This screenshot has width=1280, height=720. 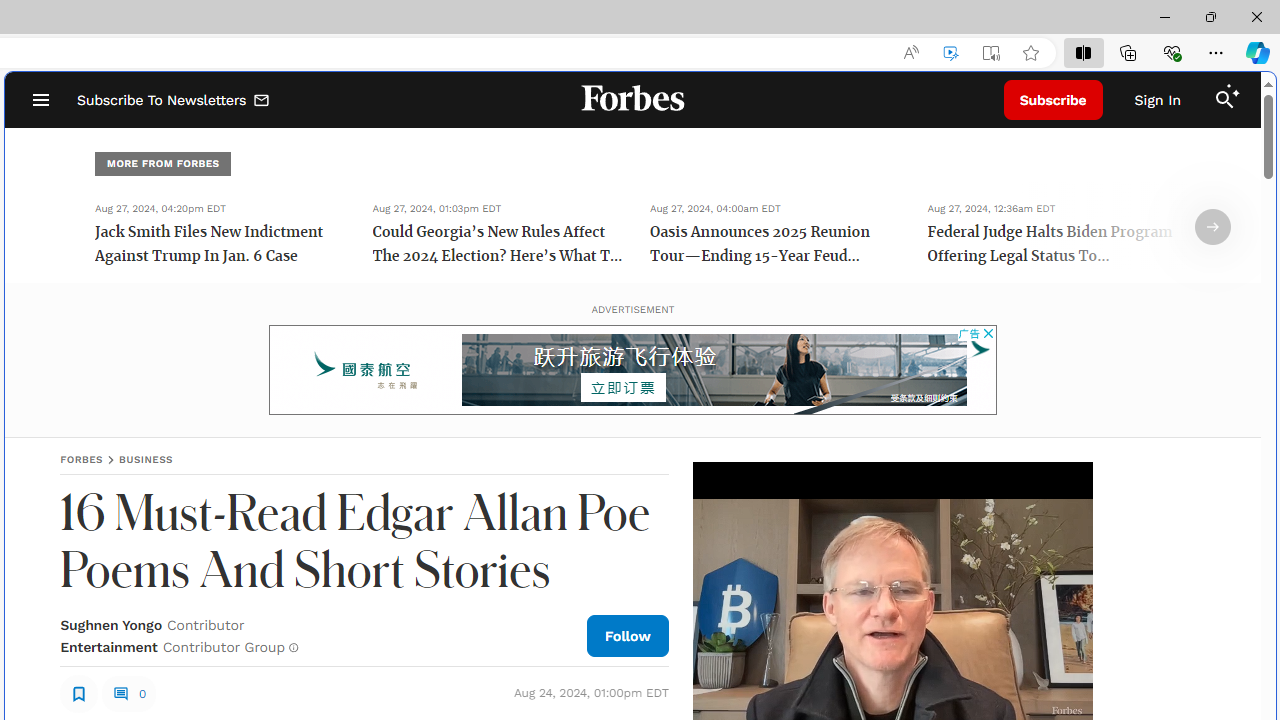 I want to click on 'Restore', so click(x=1209, y=16).